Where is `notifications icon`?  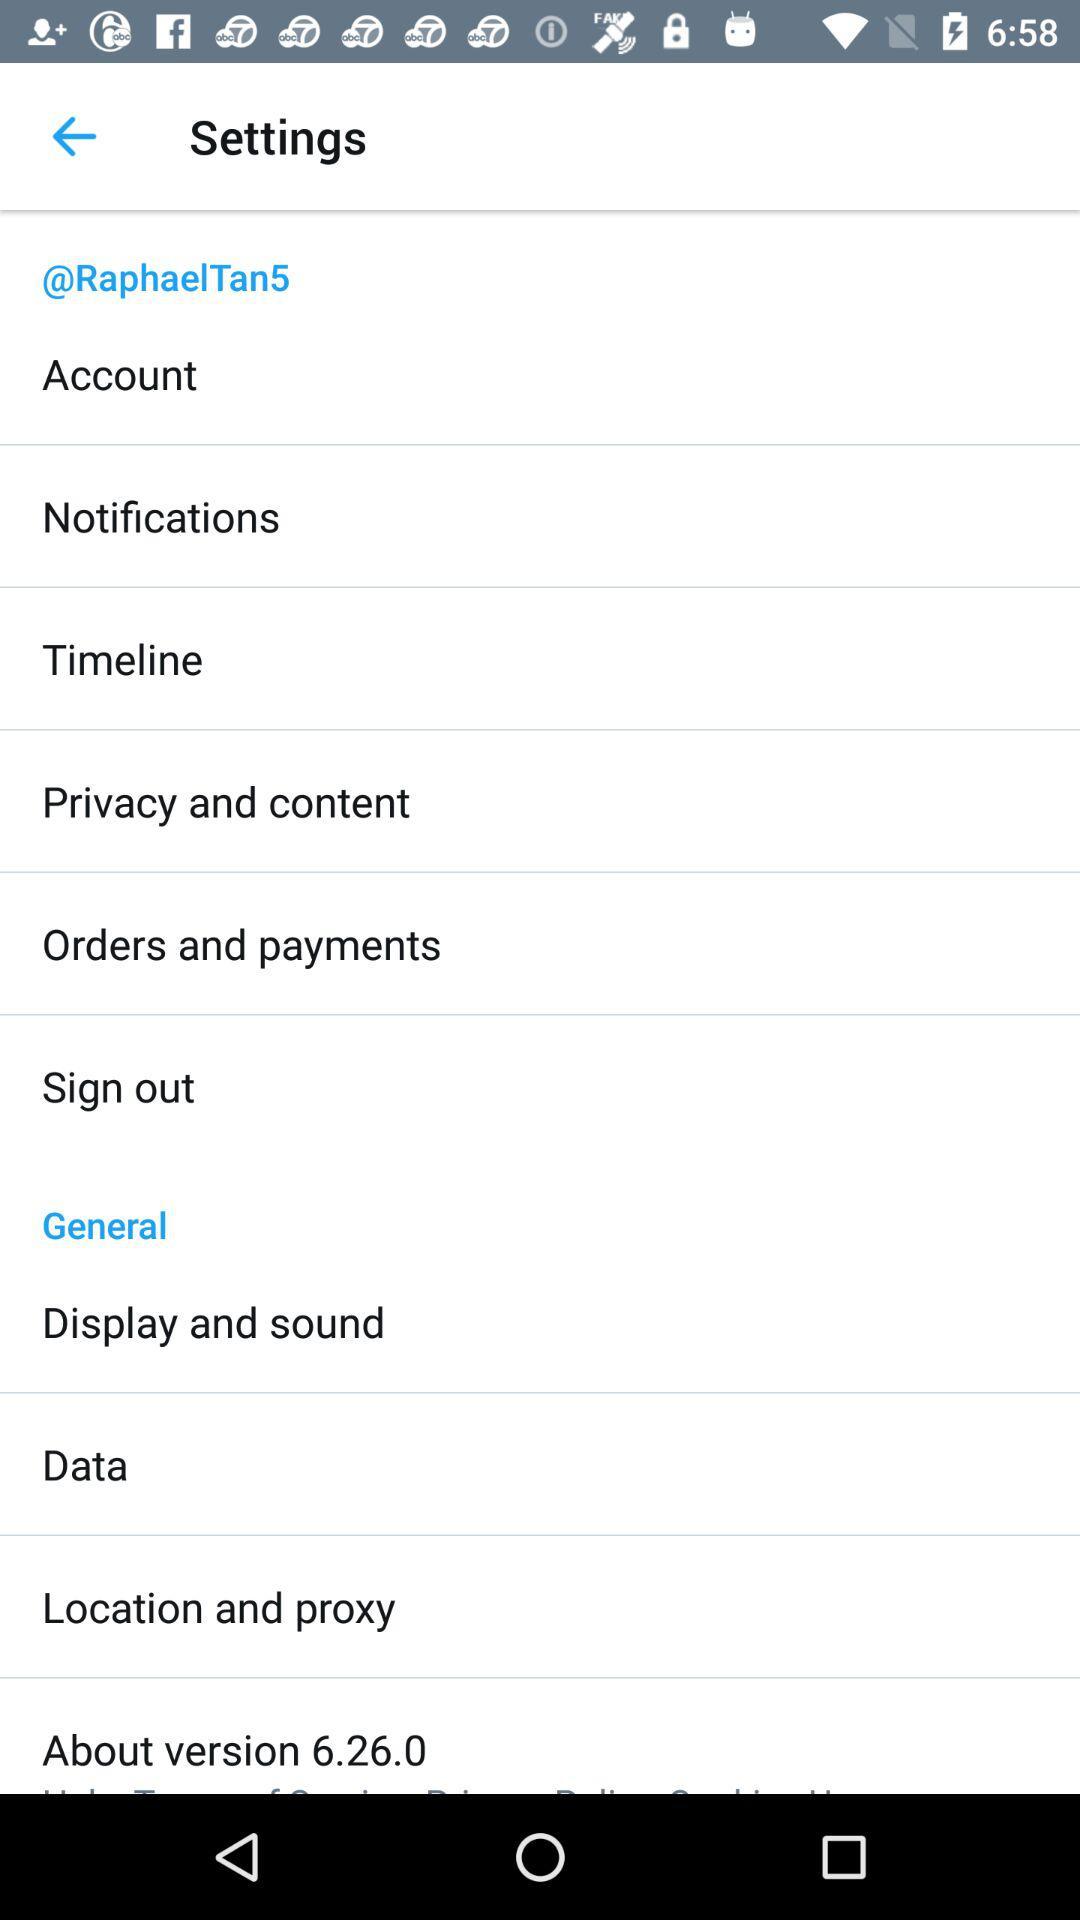 notifications icon is located at coordinates (160, 515).